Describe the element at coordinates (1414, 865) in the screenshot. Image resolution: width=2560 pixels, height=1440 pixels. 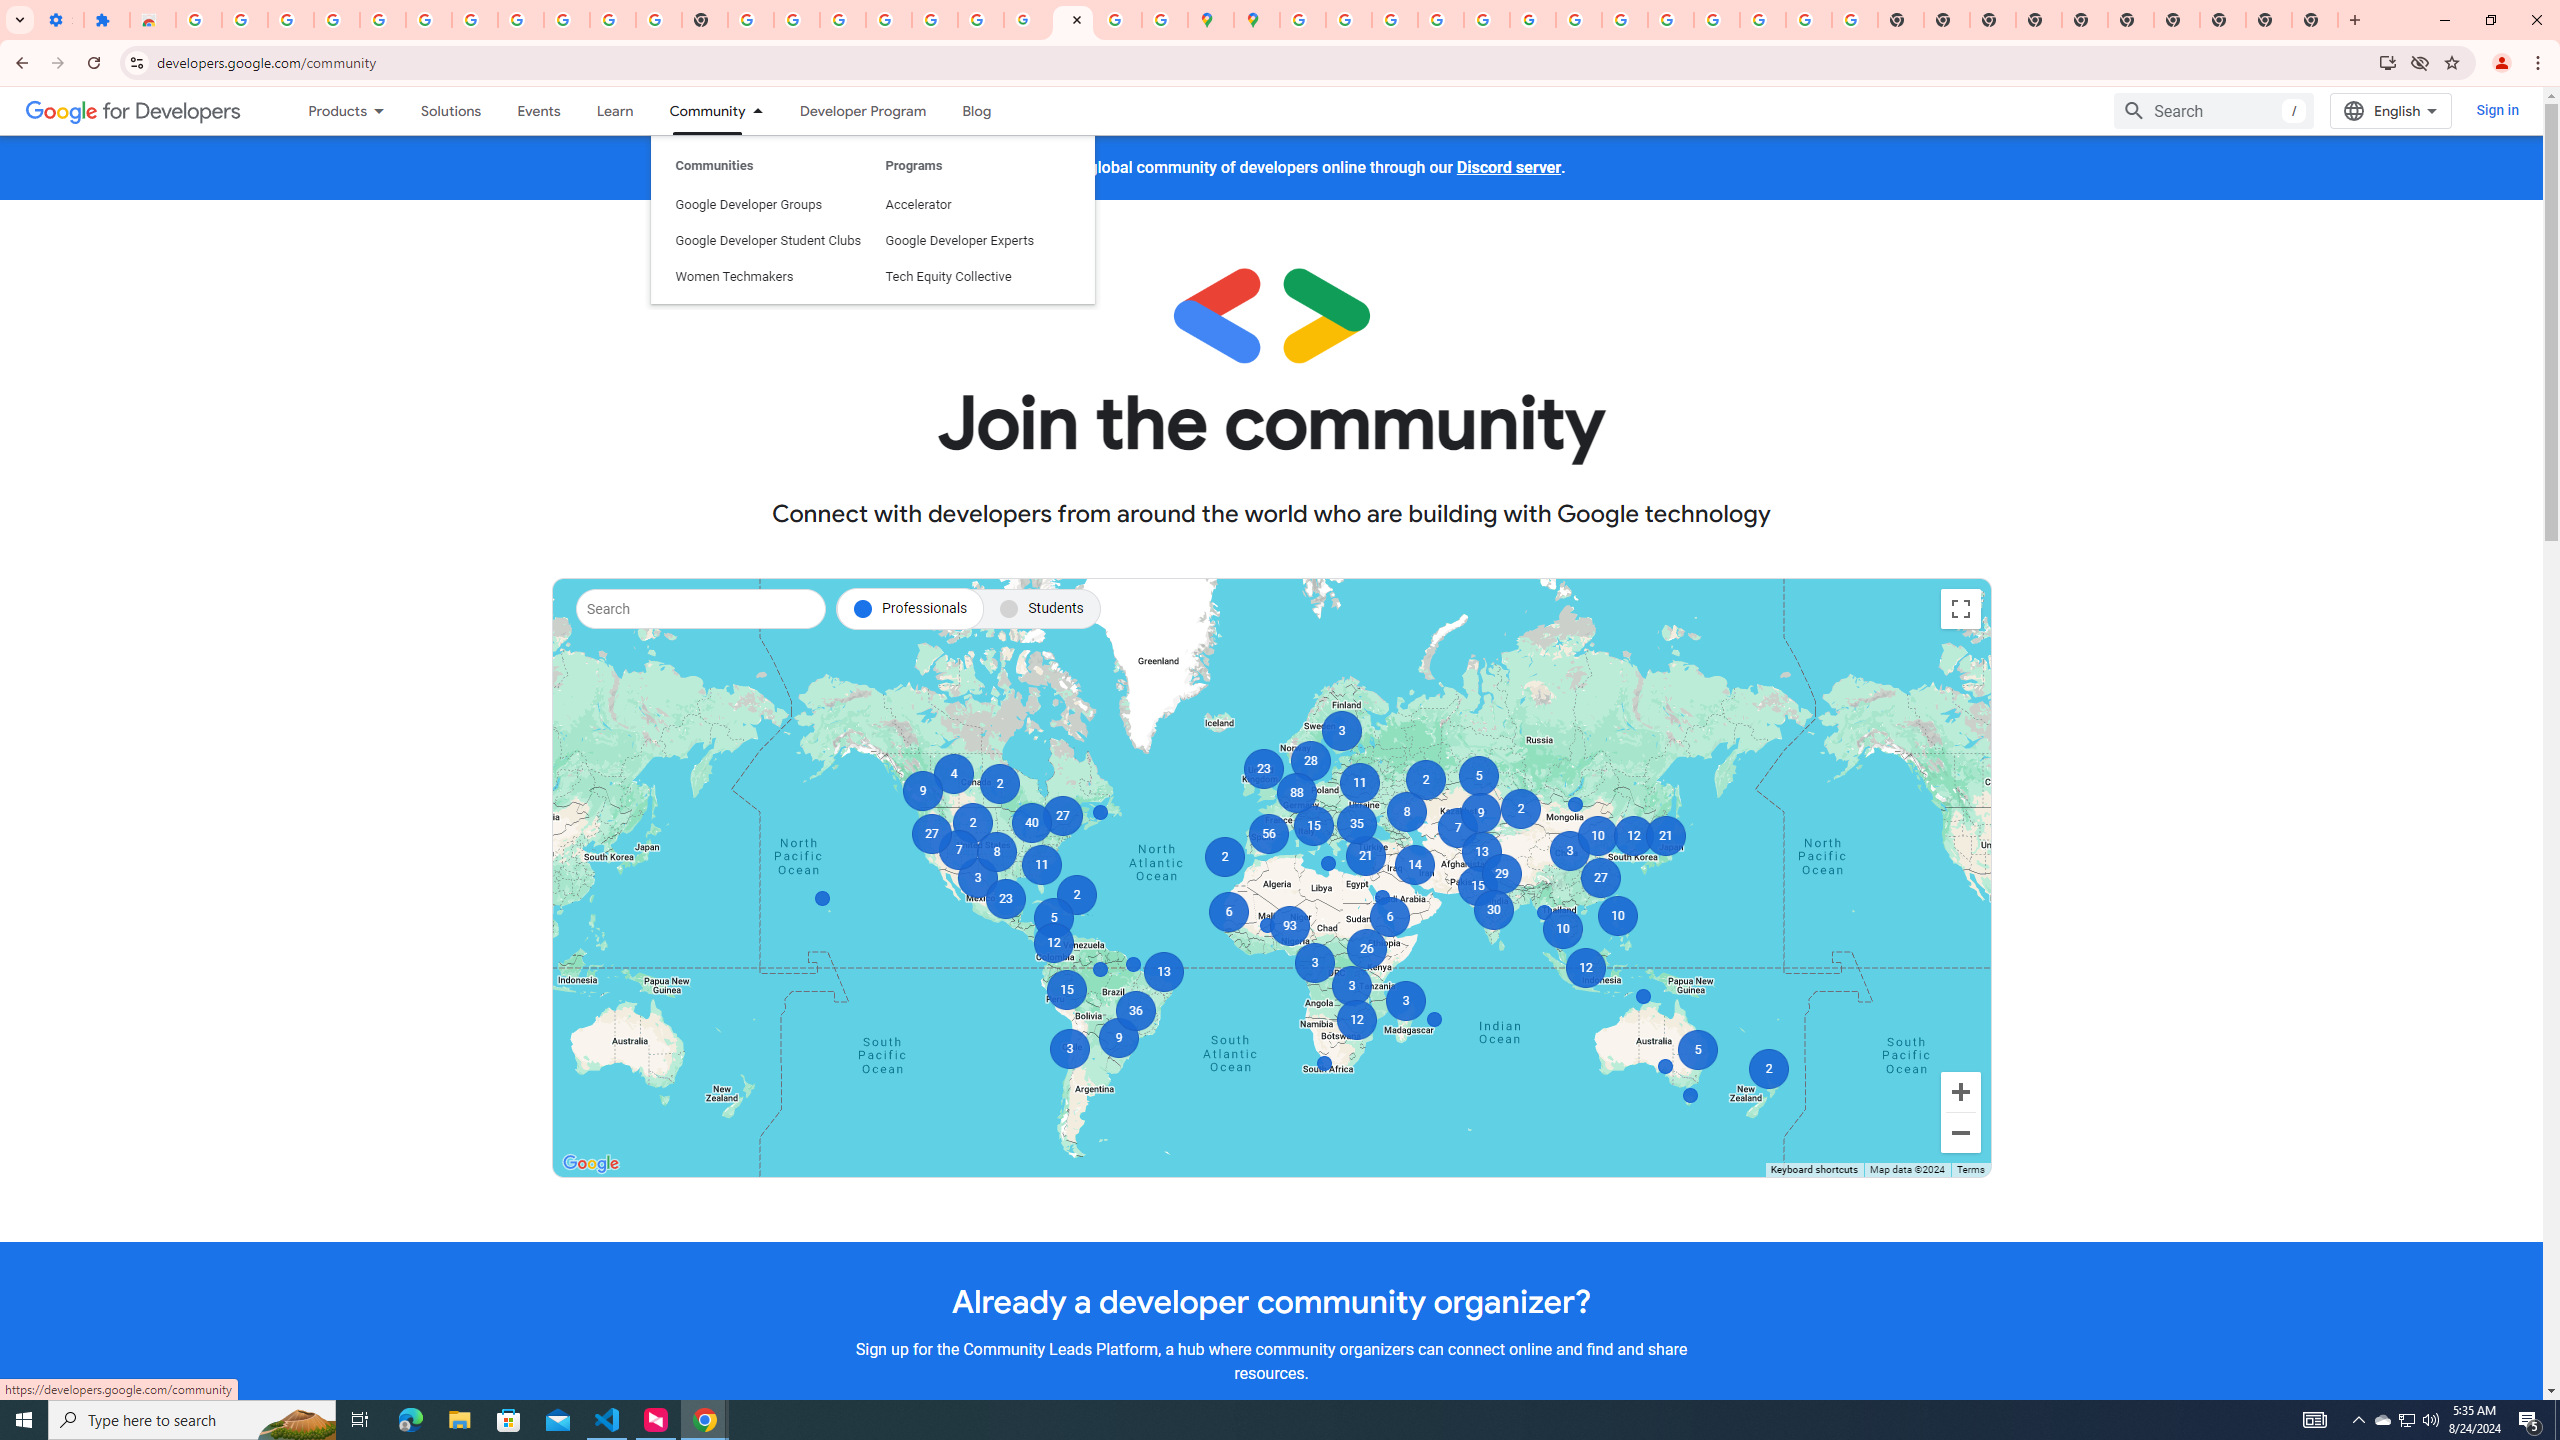
I see `'14'` at that location.